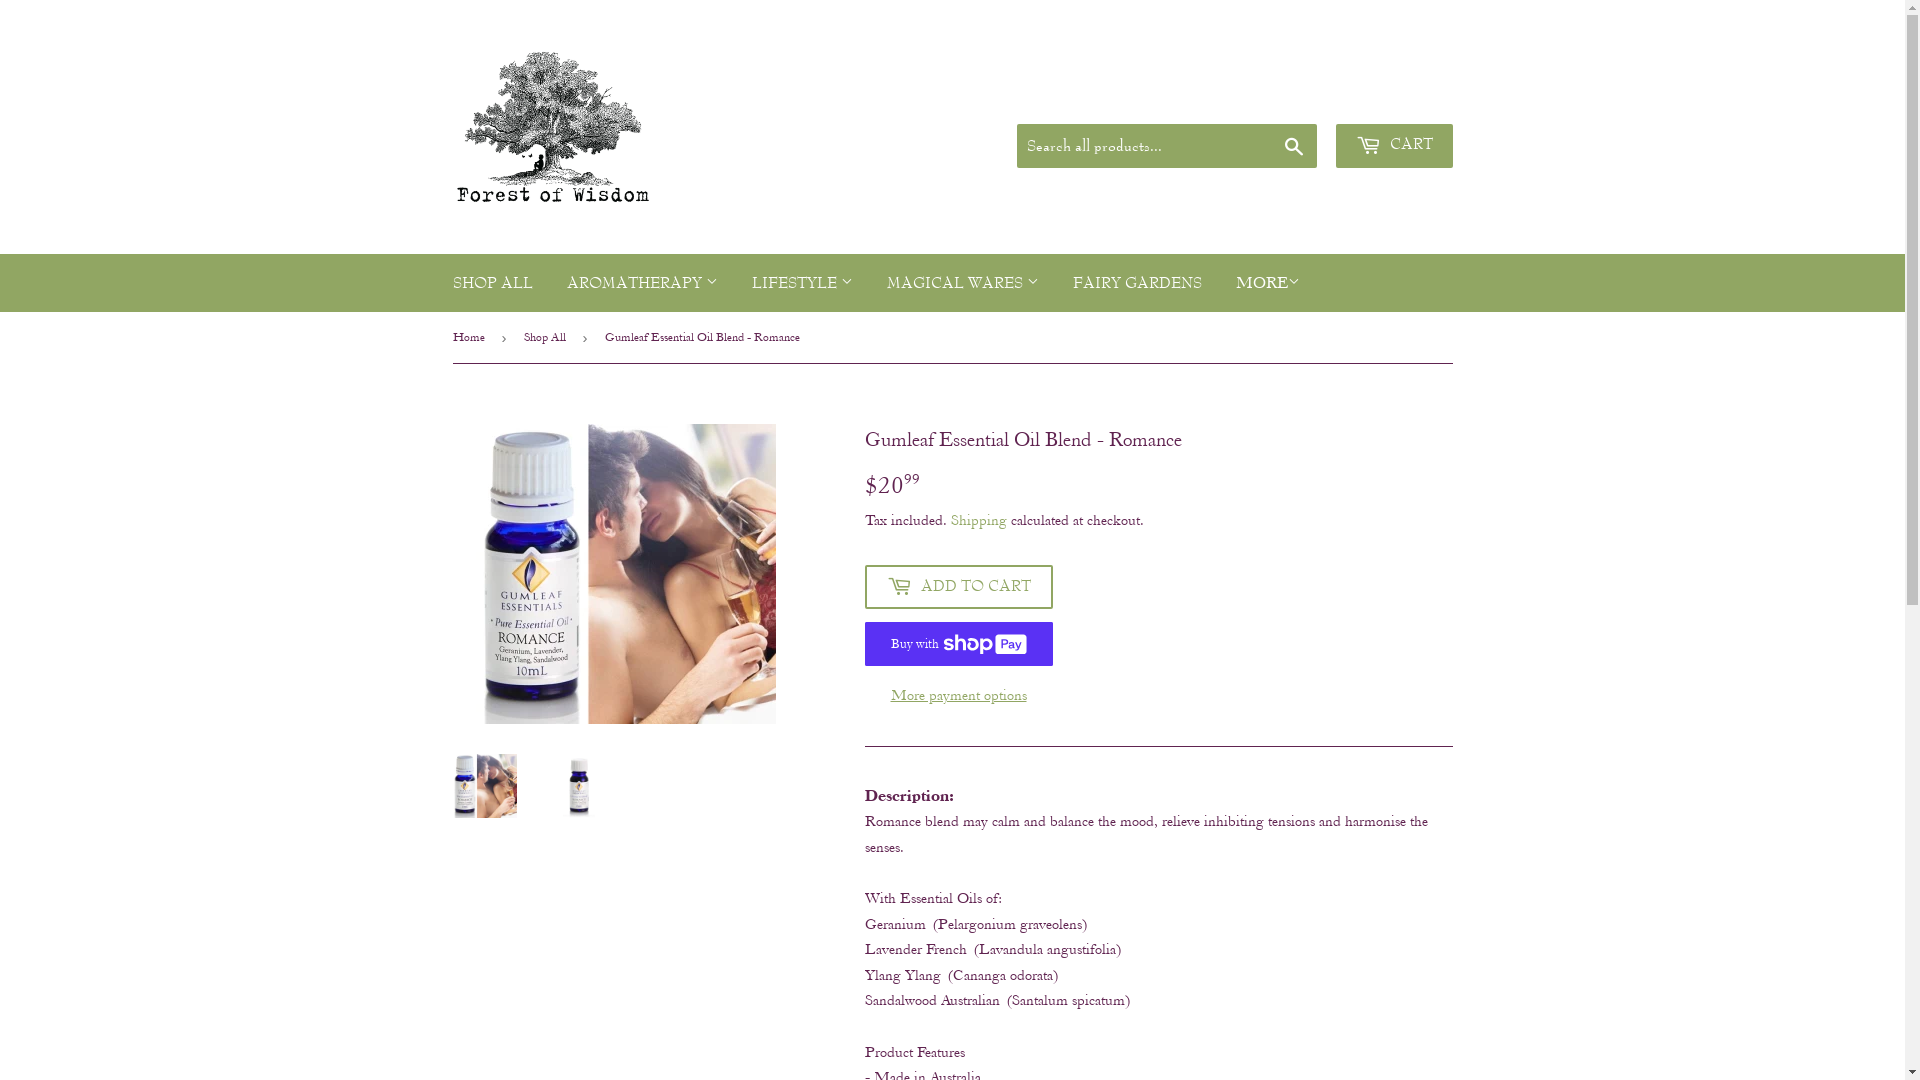 Image resolution: width=1920 pixels, height=1080 pixels. Describe the element at coordinates (801, 283) in the screenshot. I see `'LIFESTYLE'` at that location.